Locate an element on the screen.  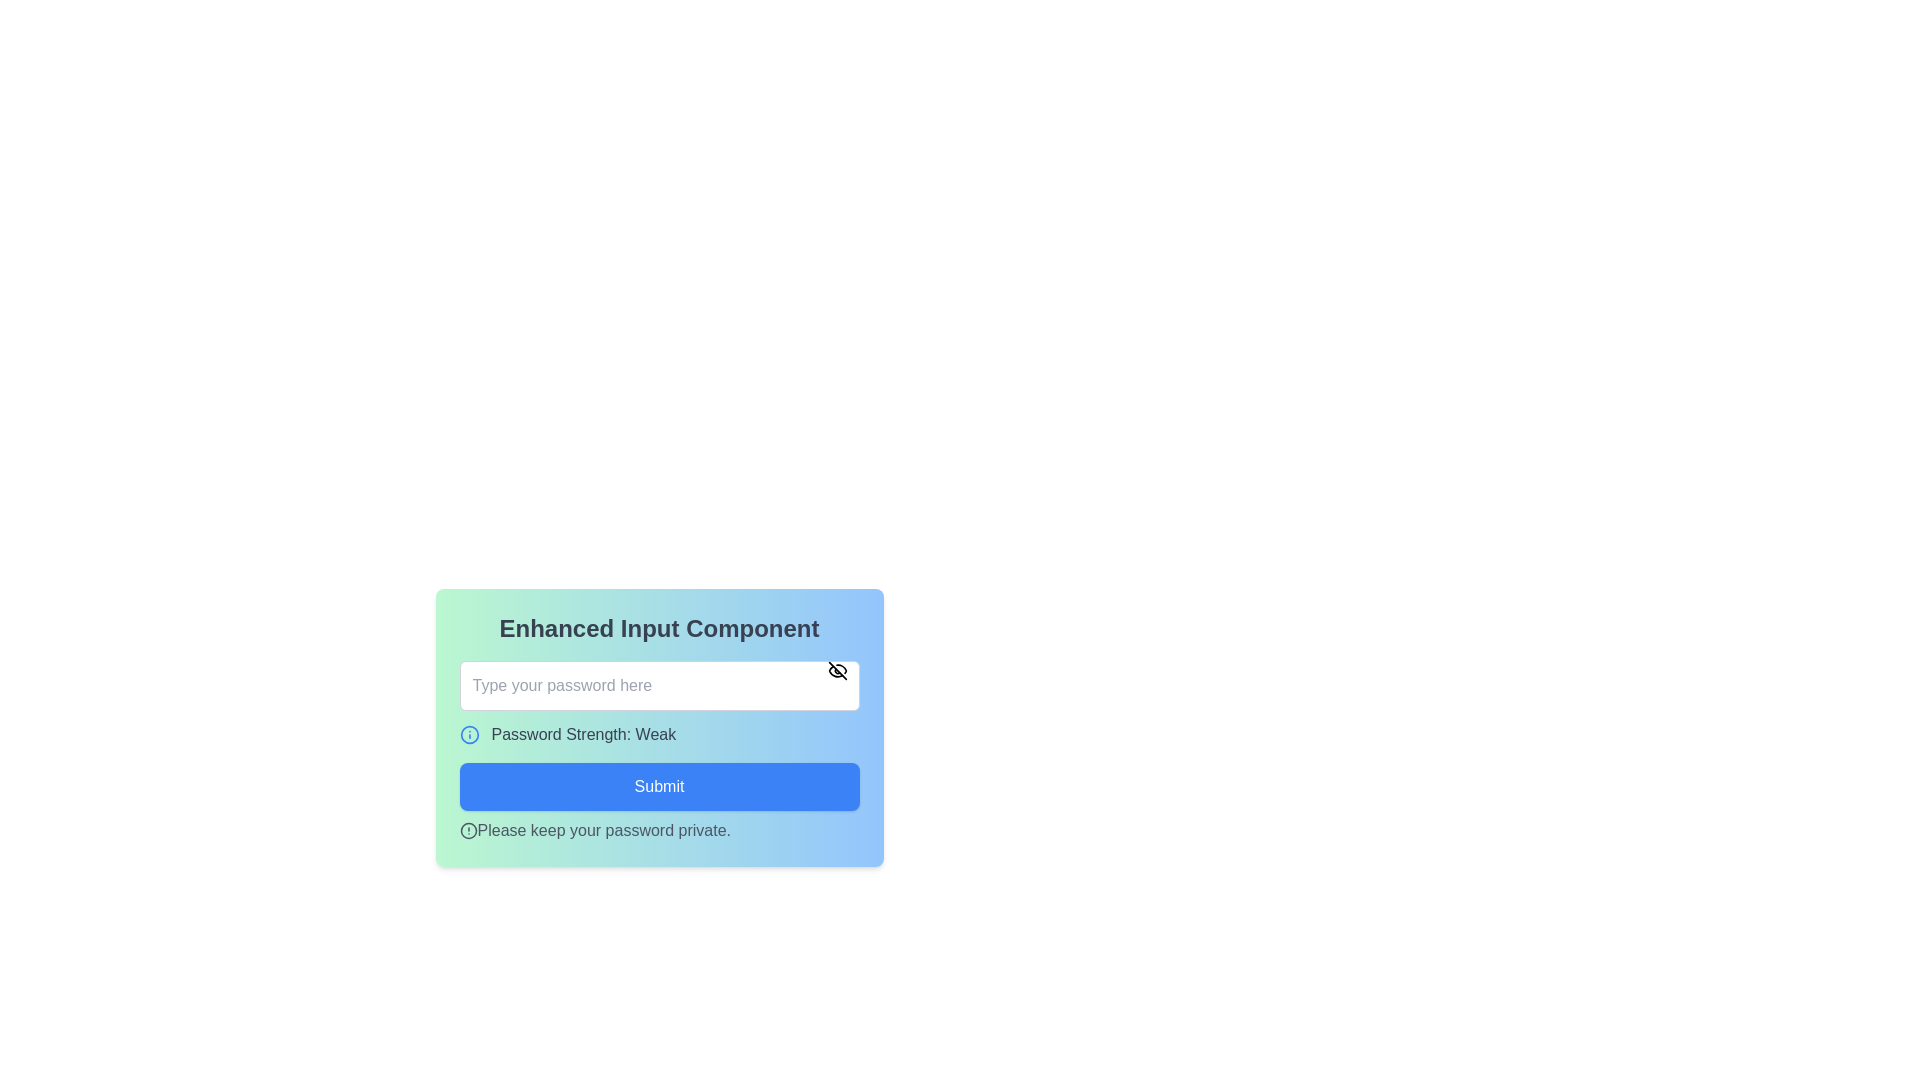
the button styled as an inline icon within the password input field is located at coordinates (837, 671).